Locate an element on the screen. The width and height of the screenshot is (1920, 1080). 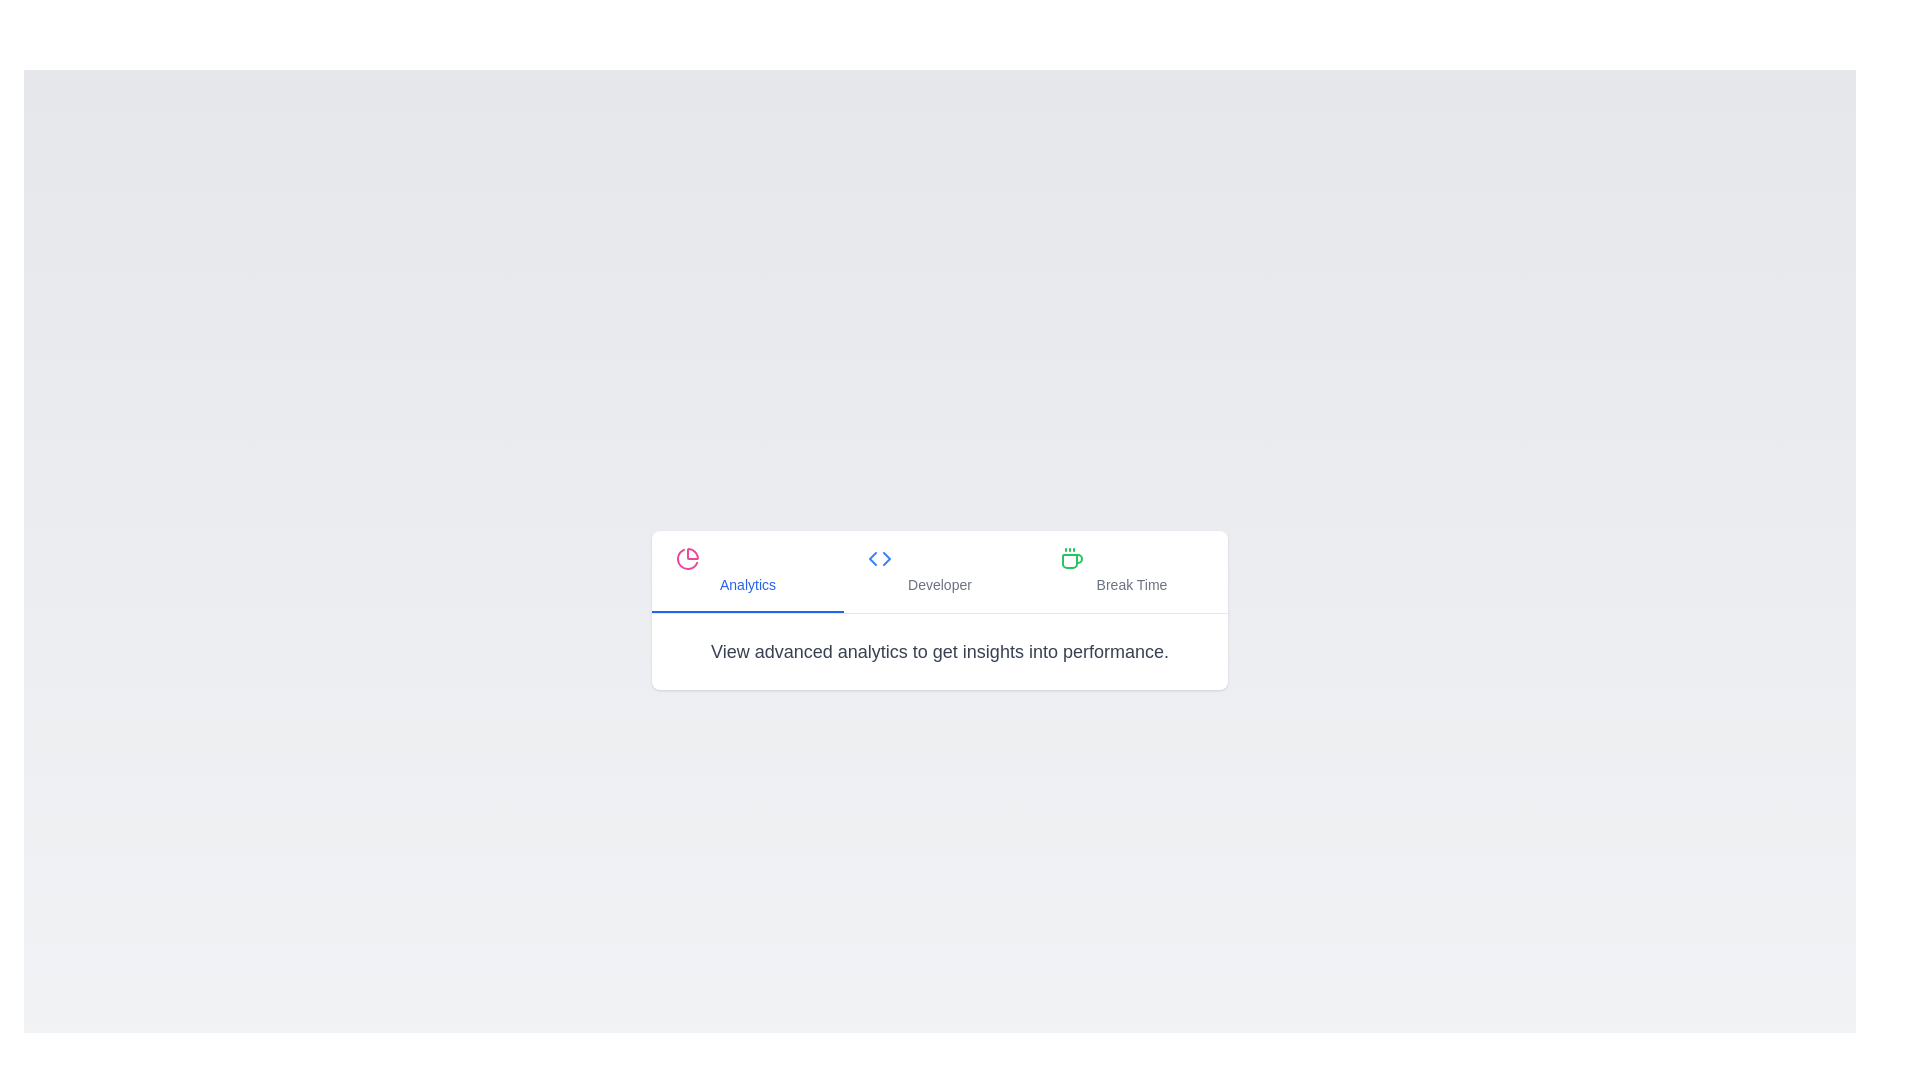
the tab labeled Break Time is located at coordinates (1132, 571).